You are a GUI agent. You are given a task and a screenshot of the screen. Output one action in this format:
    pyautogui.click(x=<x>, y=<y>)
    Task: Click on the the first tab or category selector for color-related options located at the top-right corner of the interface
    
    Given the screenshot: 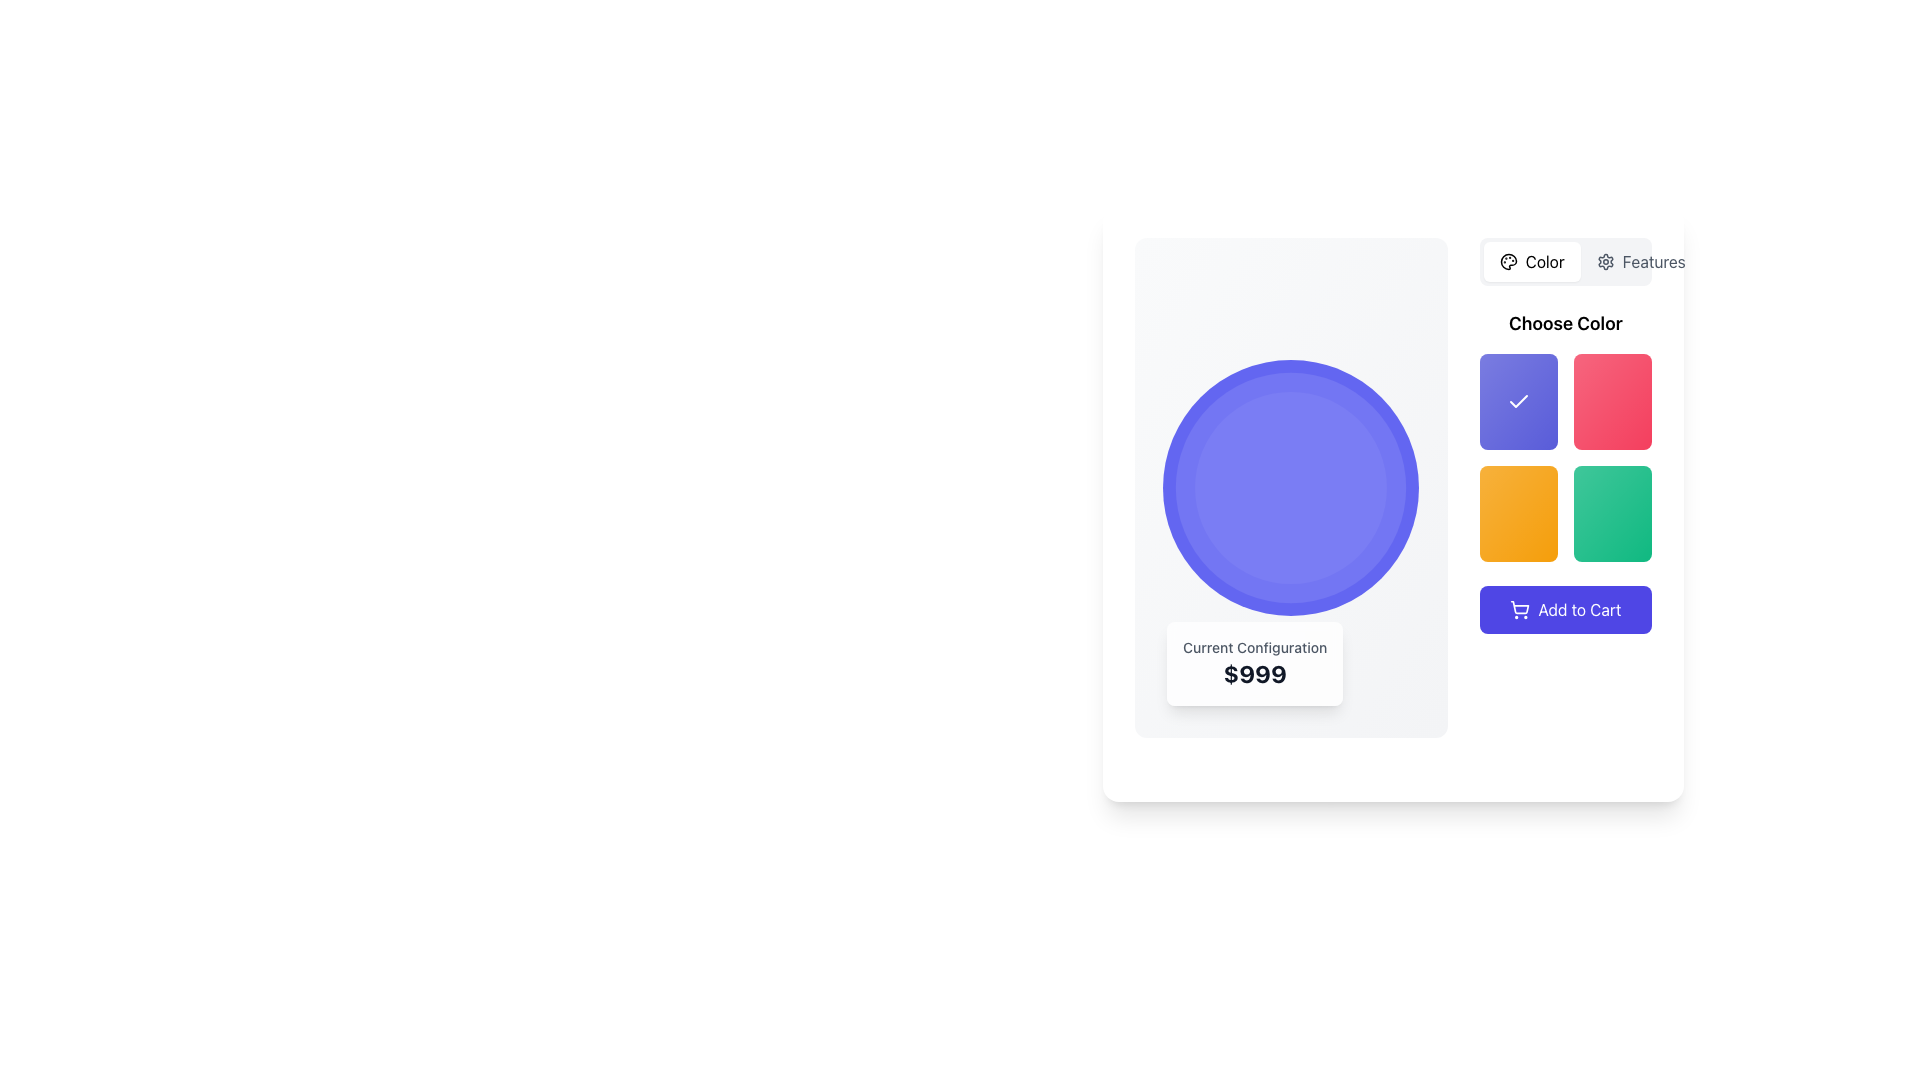 What is the action you would take?
    pyautogui.click(x=1564, y=261)
    